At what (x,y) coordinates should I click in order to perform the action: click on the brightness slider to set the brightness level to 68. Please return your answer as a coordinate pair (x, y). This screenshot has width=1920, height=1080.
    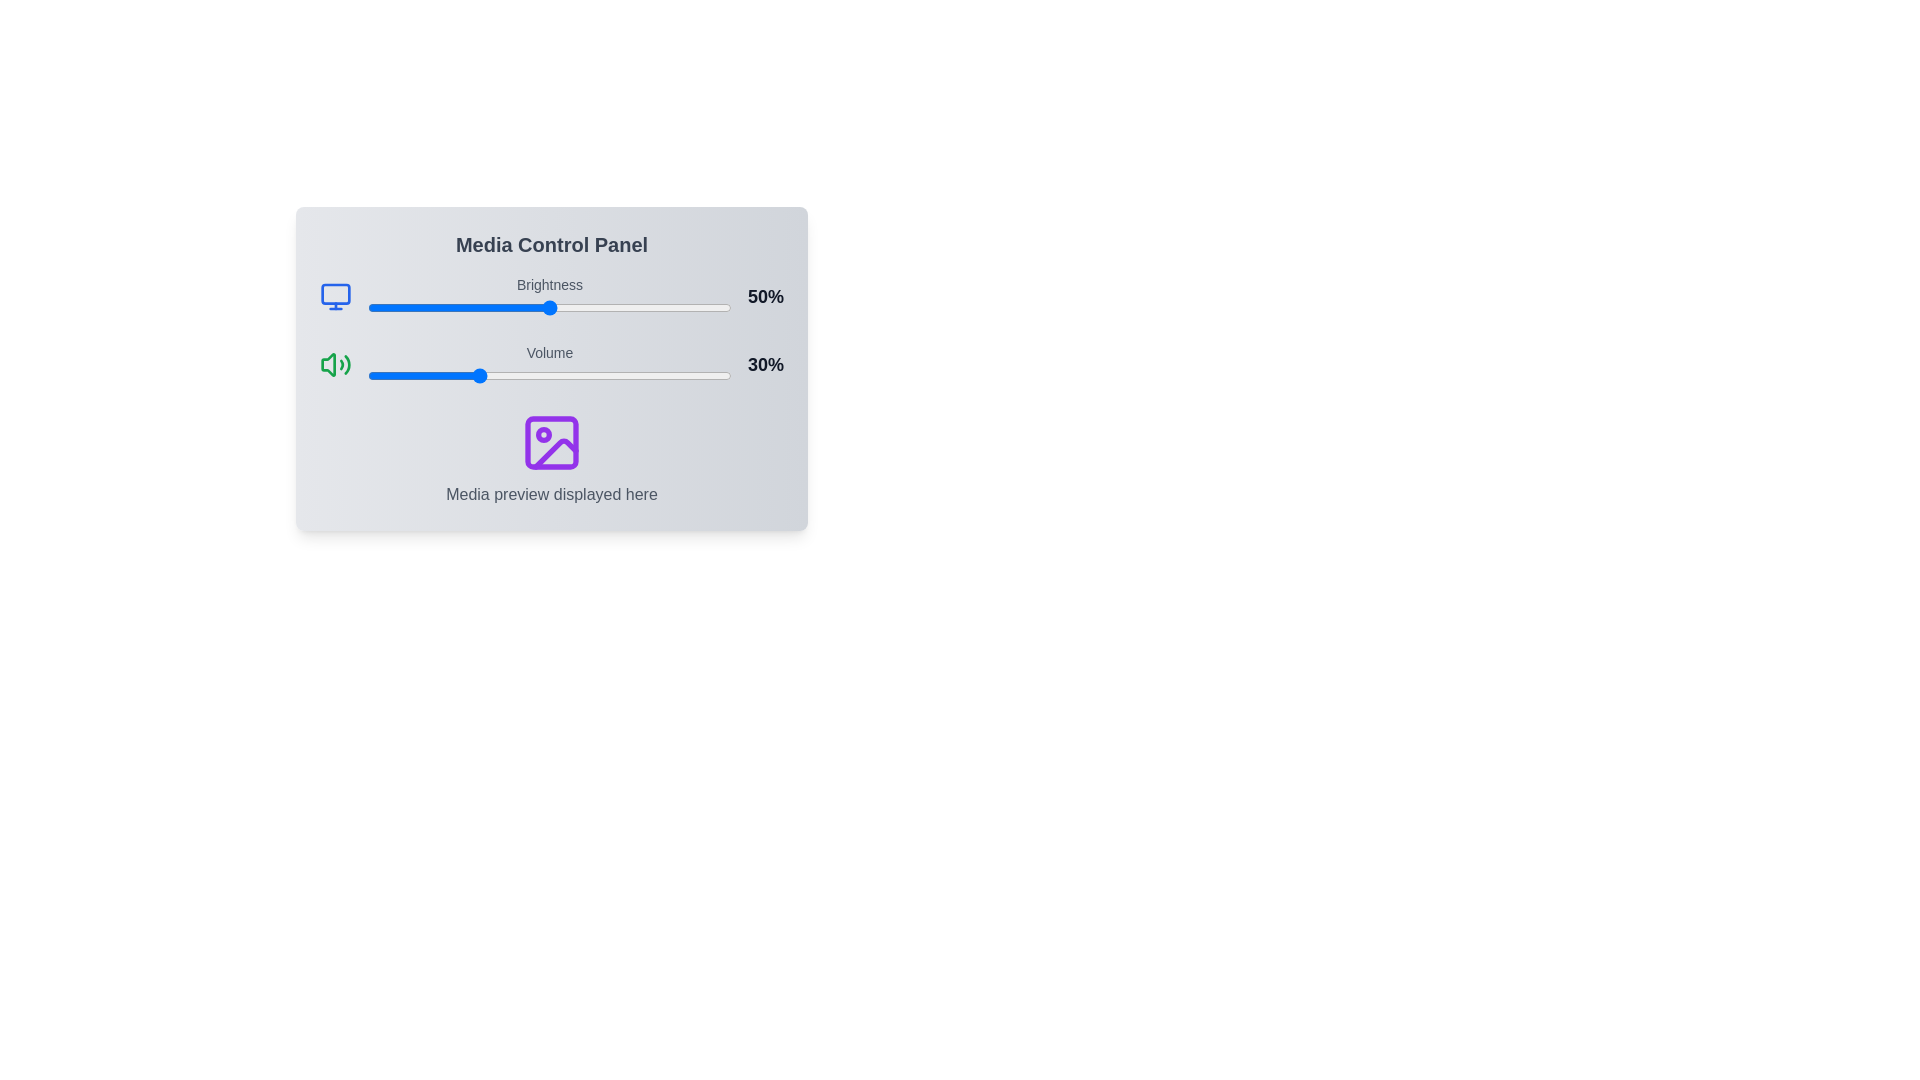
    Looking at the image, I should click on (613, 308).